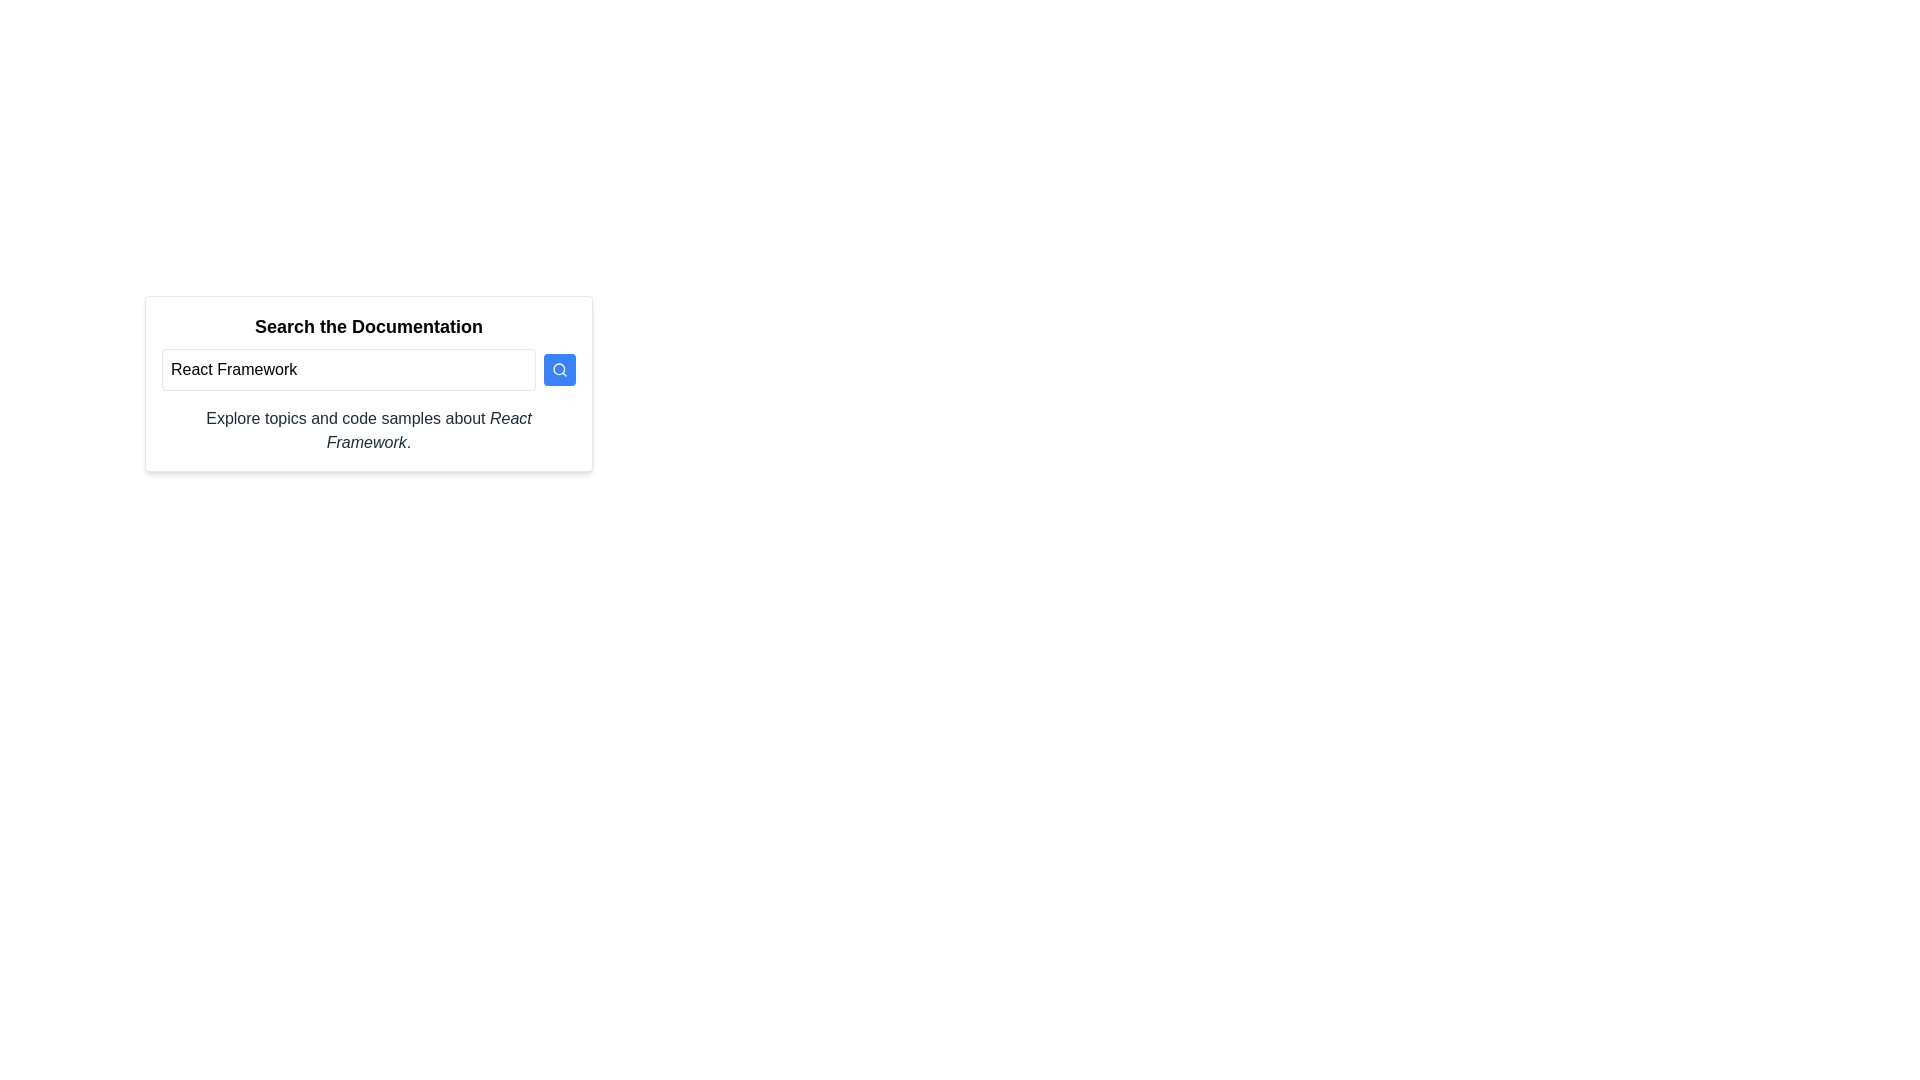 This screenshot has width=1920, height=1080. I want to click on the text element displaying 'Explore topics and code samples about React Framework.' to read the information, so click(369, 430).